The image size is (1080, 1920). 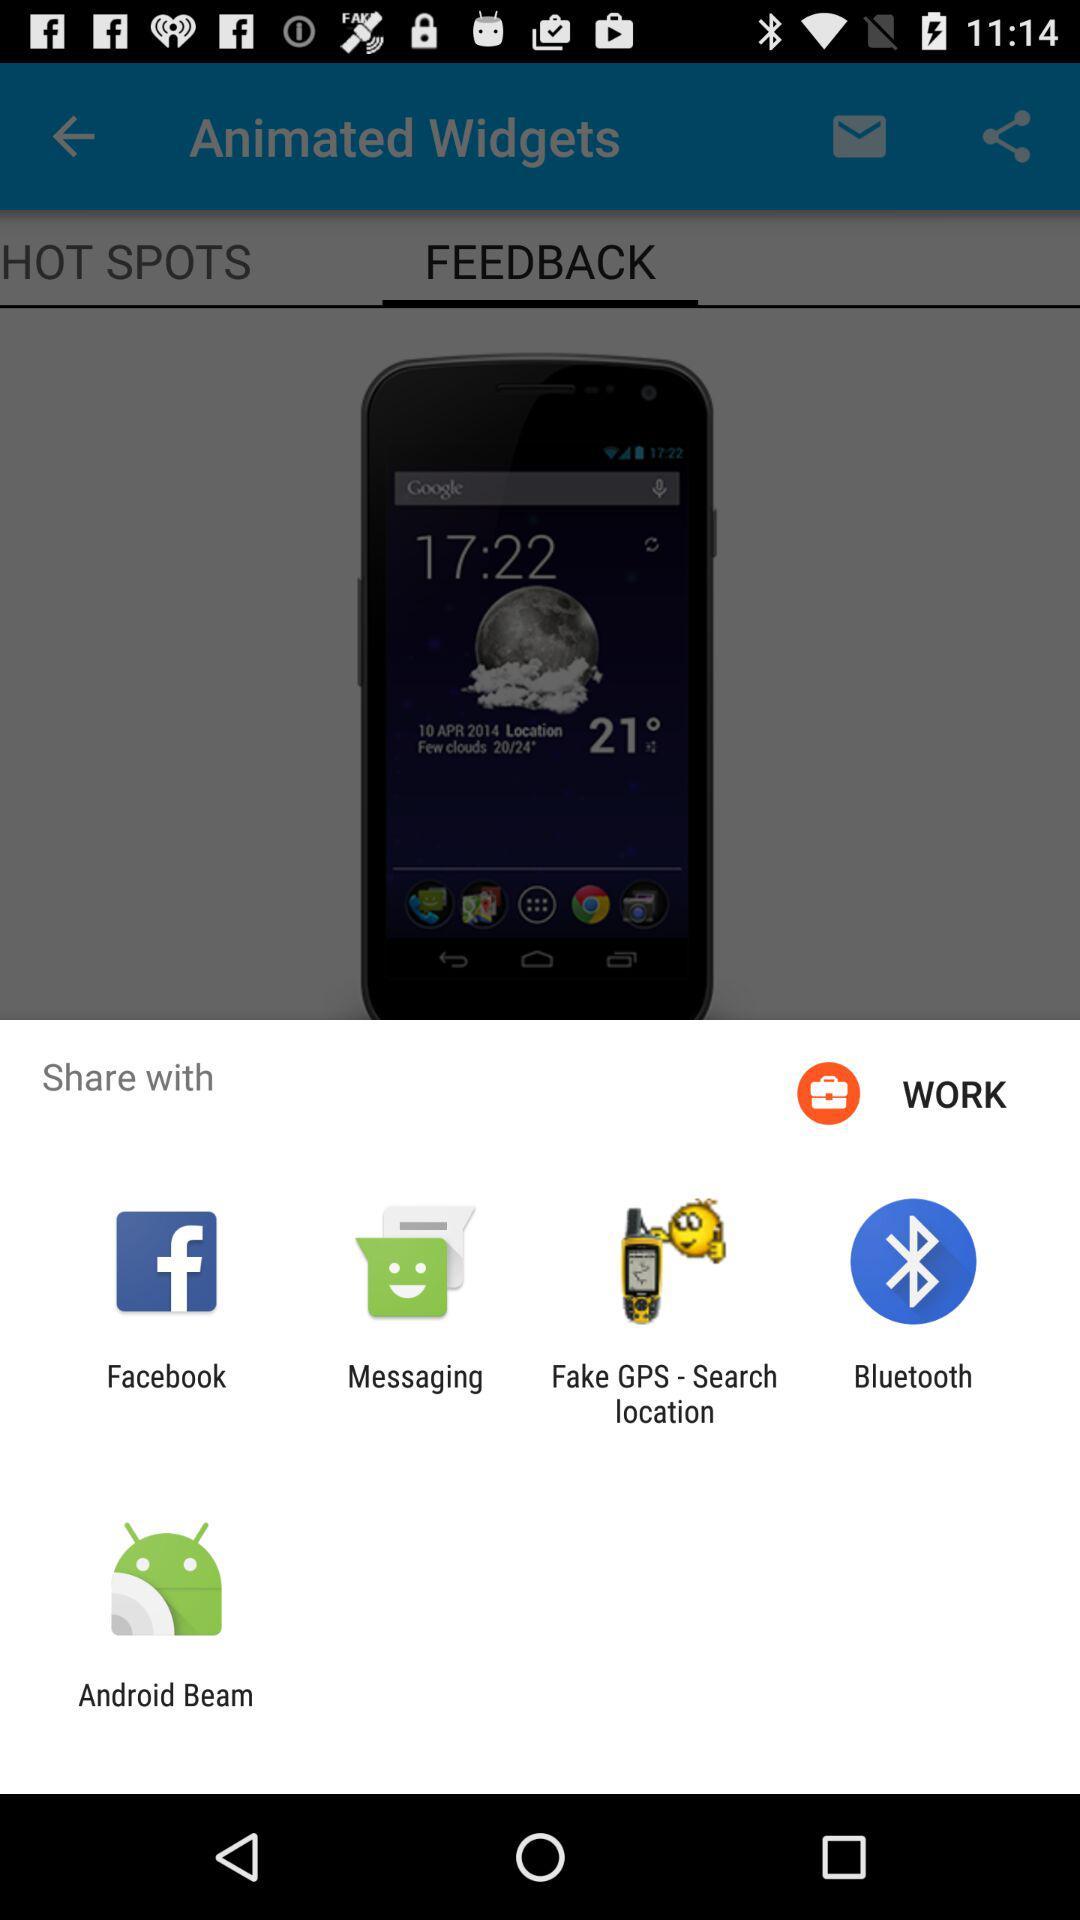 I want to click on item next to facebook, so click(x=414, y=1392).